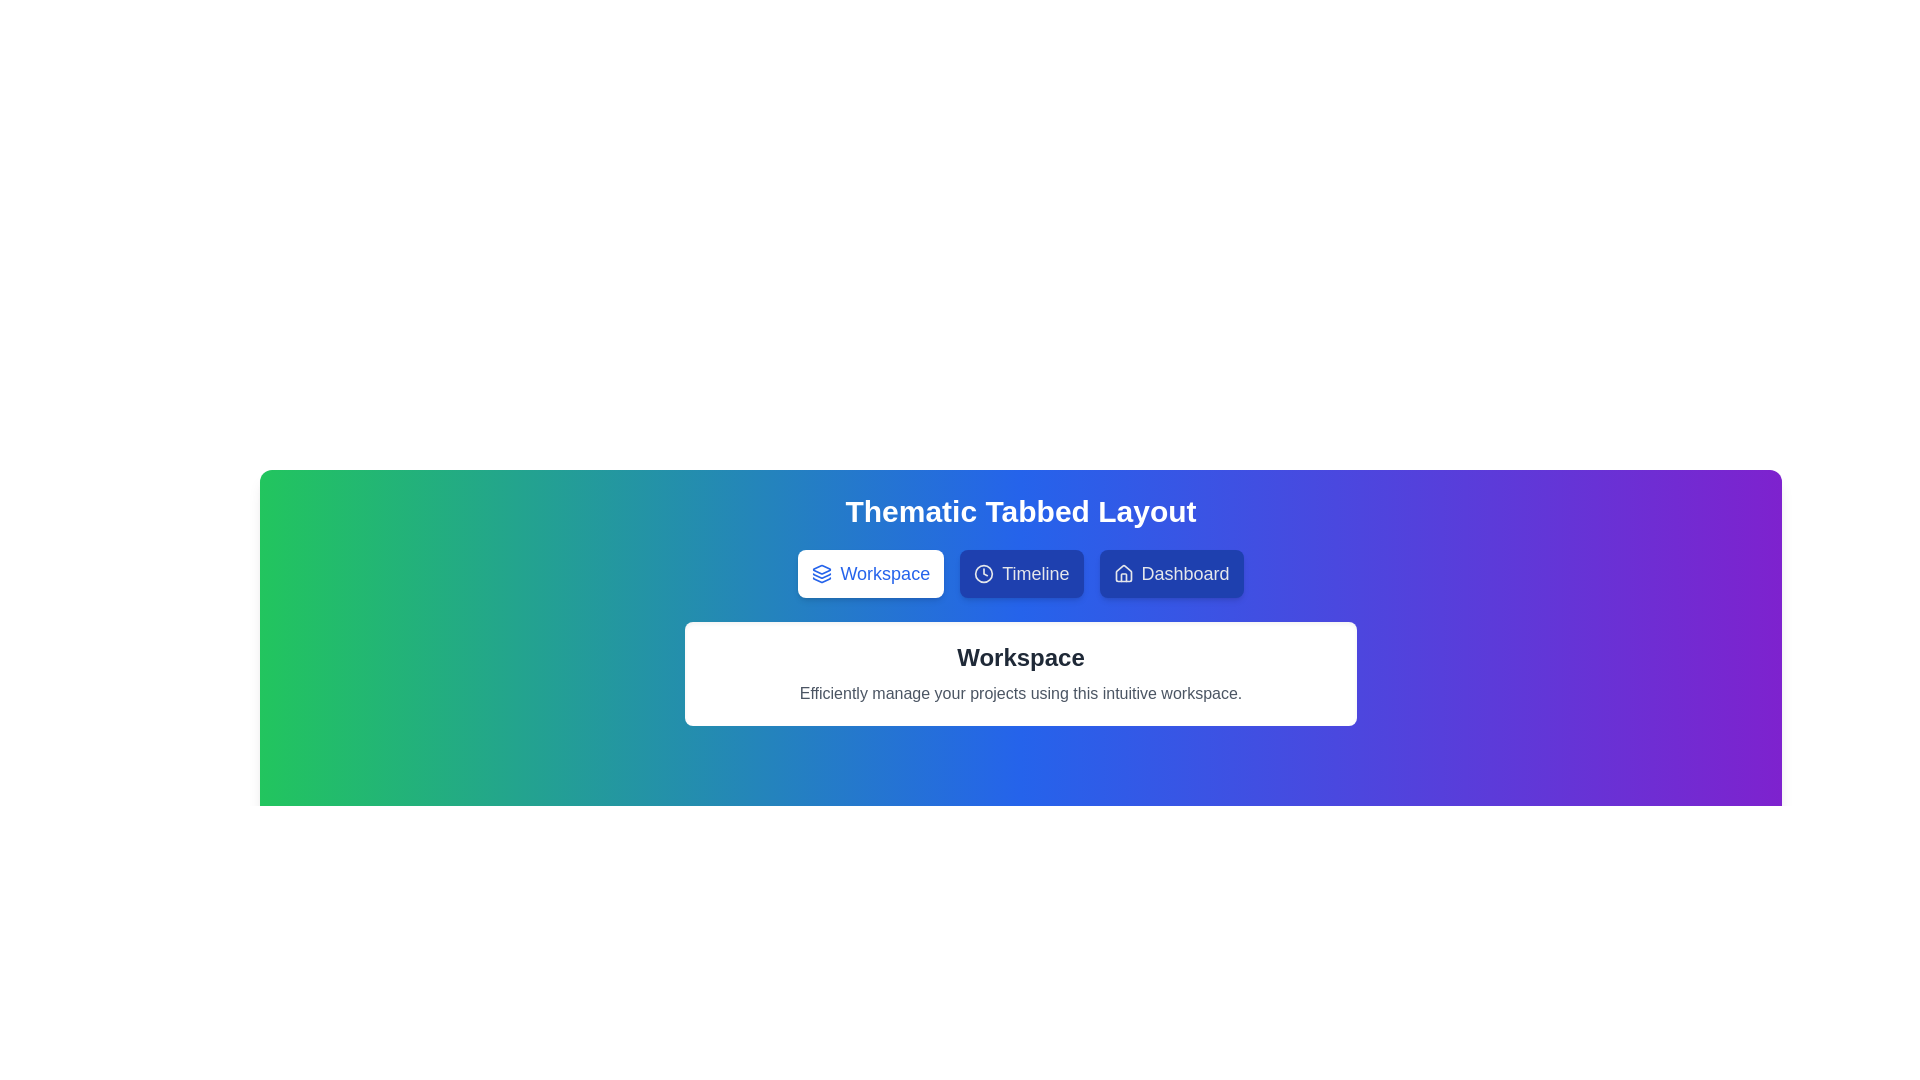 The width and height of the screenshot is (1920, 1080). Describe the element at coordinates (984, 574) in the screenshot. I see `the clock icon within the 'Timeline' button, which is the second button in a row of three options labeled 'Workspace', 'Timeline', and 'Dashboard'. The icon is styled with a blue background and clock hands pointing to 12 and 2 o'clock` at that location.